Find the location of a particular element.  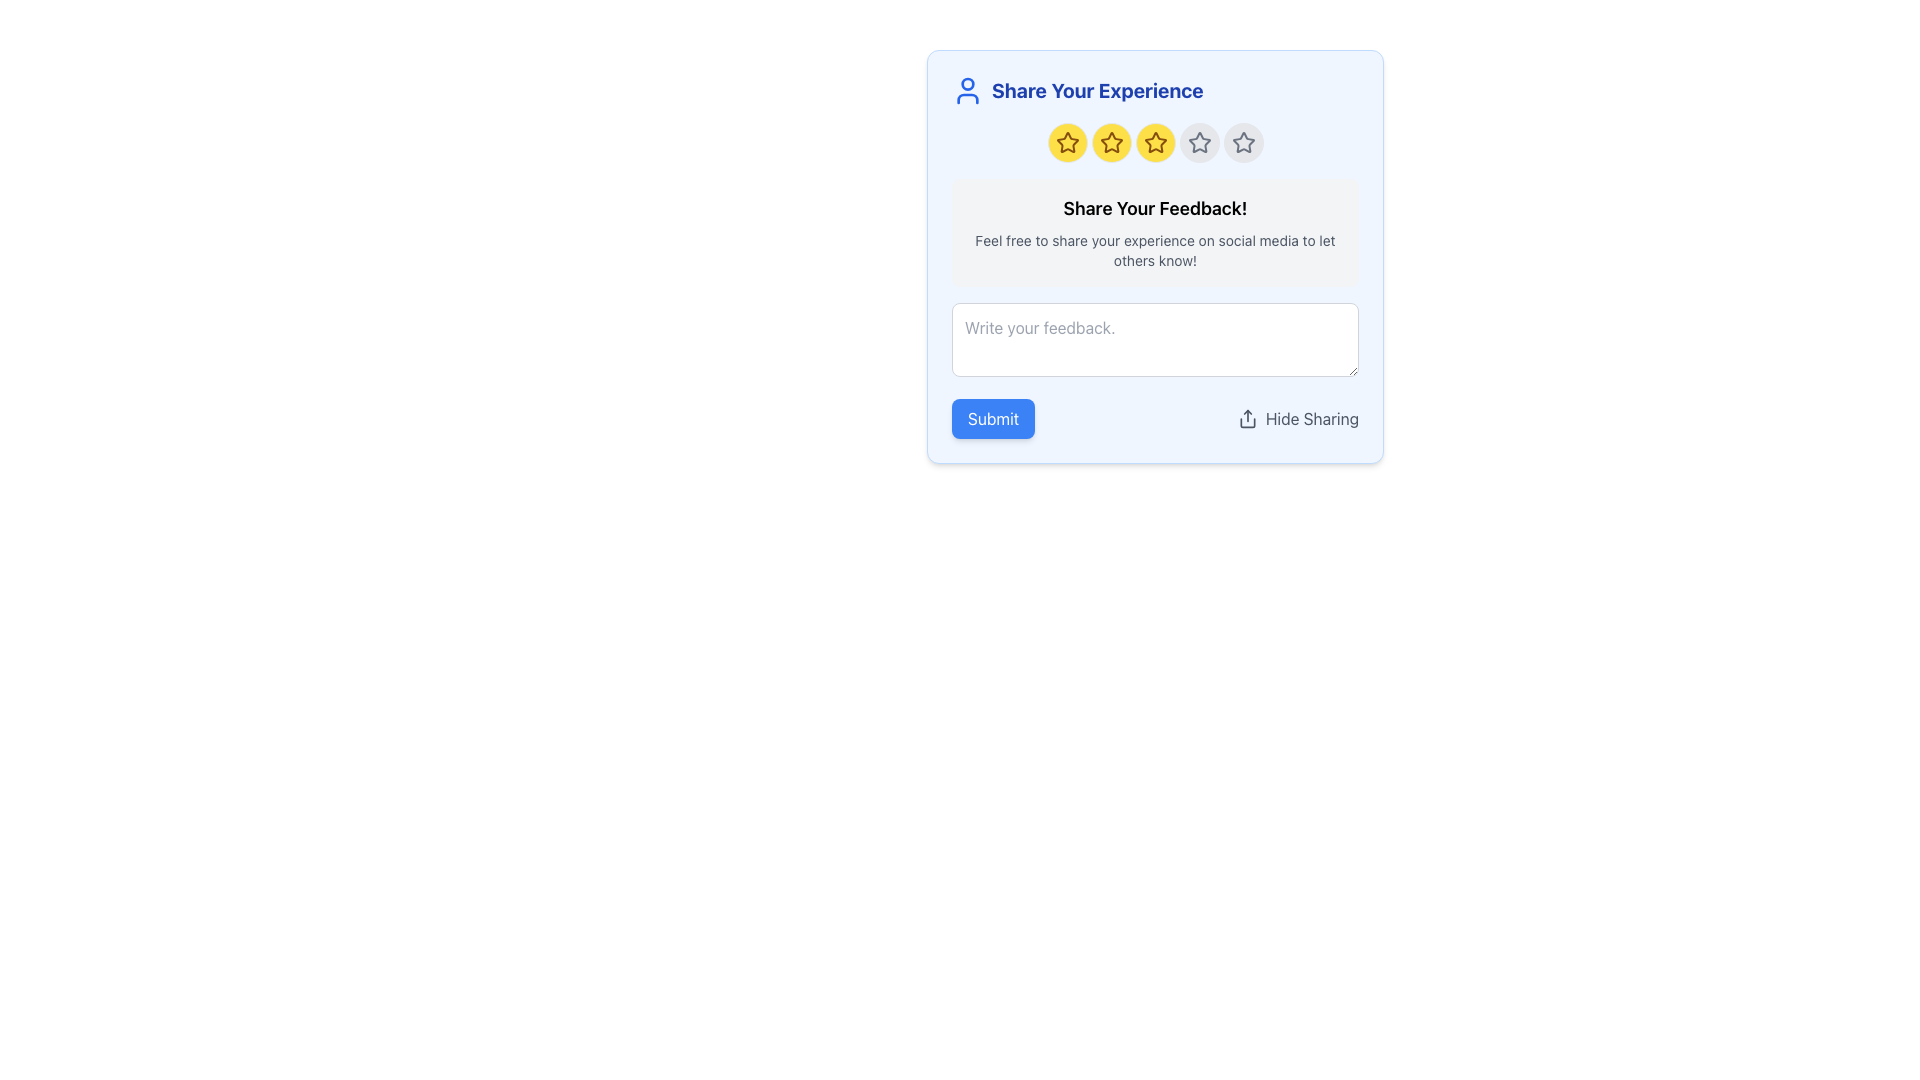

the Static text block providing context to encourage users to share their experience, located beneath the title 'Share Your Feedback!' and above the text input box is located at coordinates (1155, 249).